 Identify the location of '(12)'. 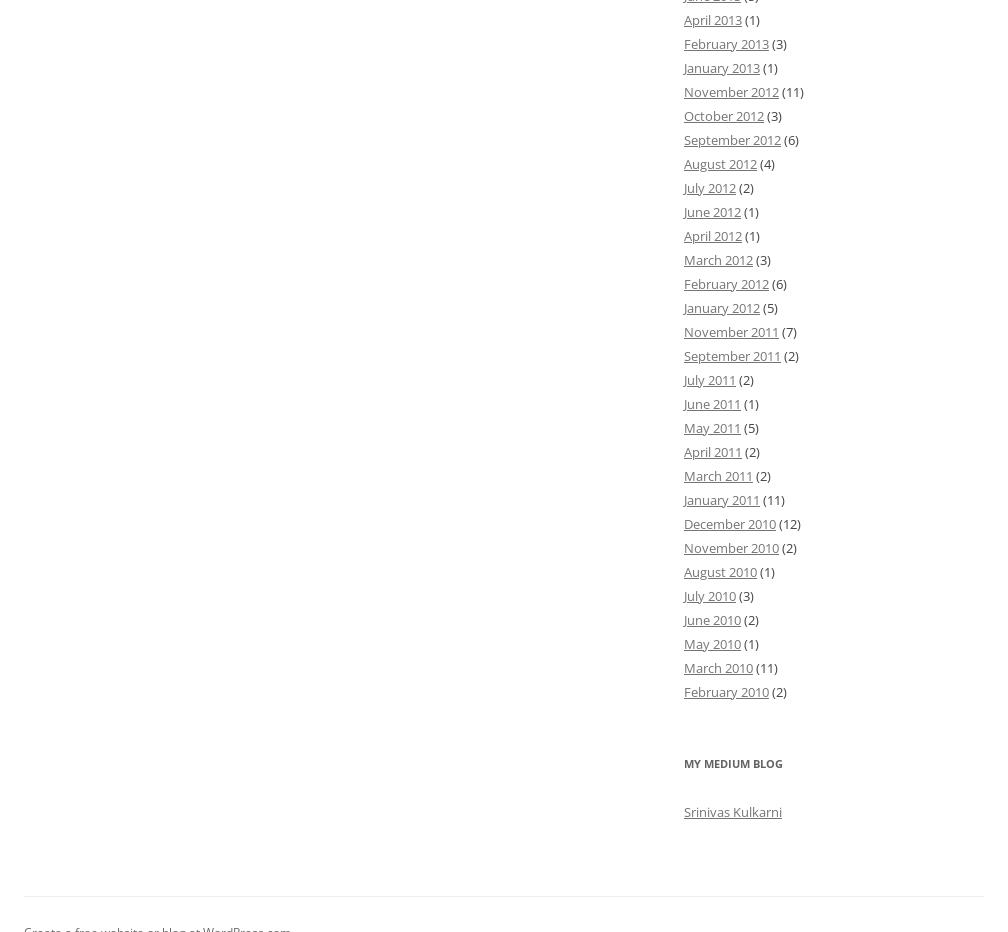
(788, 522).